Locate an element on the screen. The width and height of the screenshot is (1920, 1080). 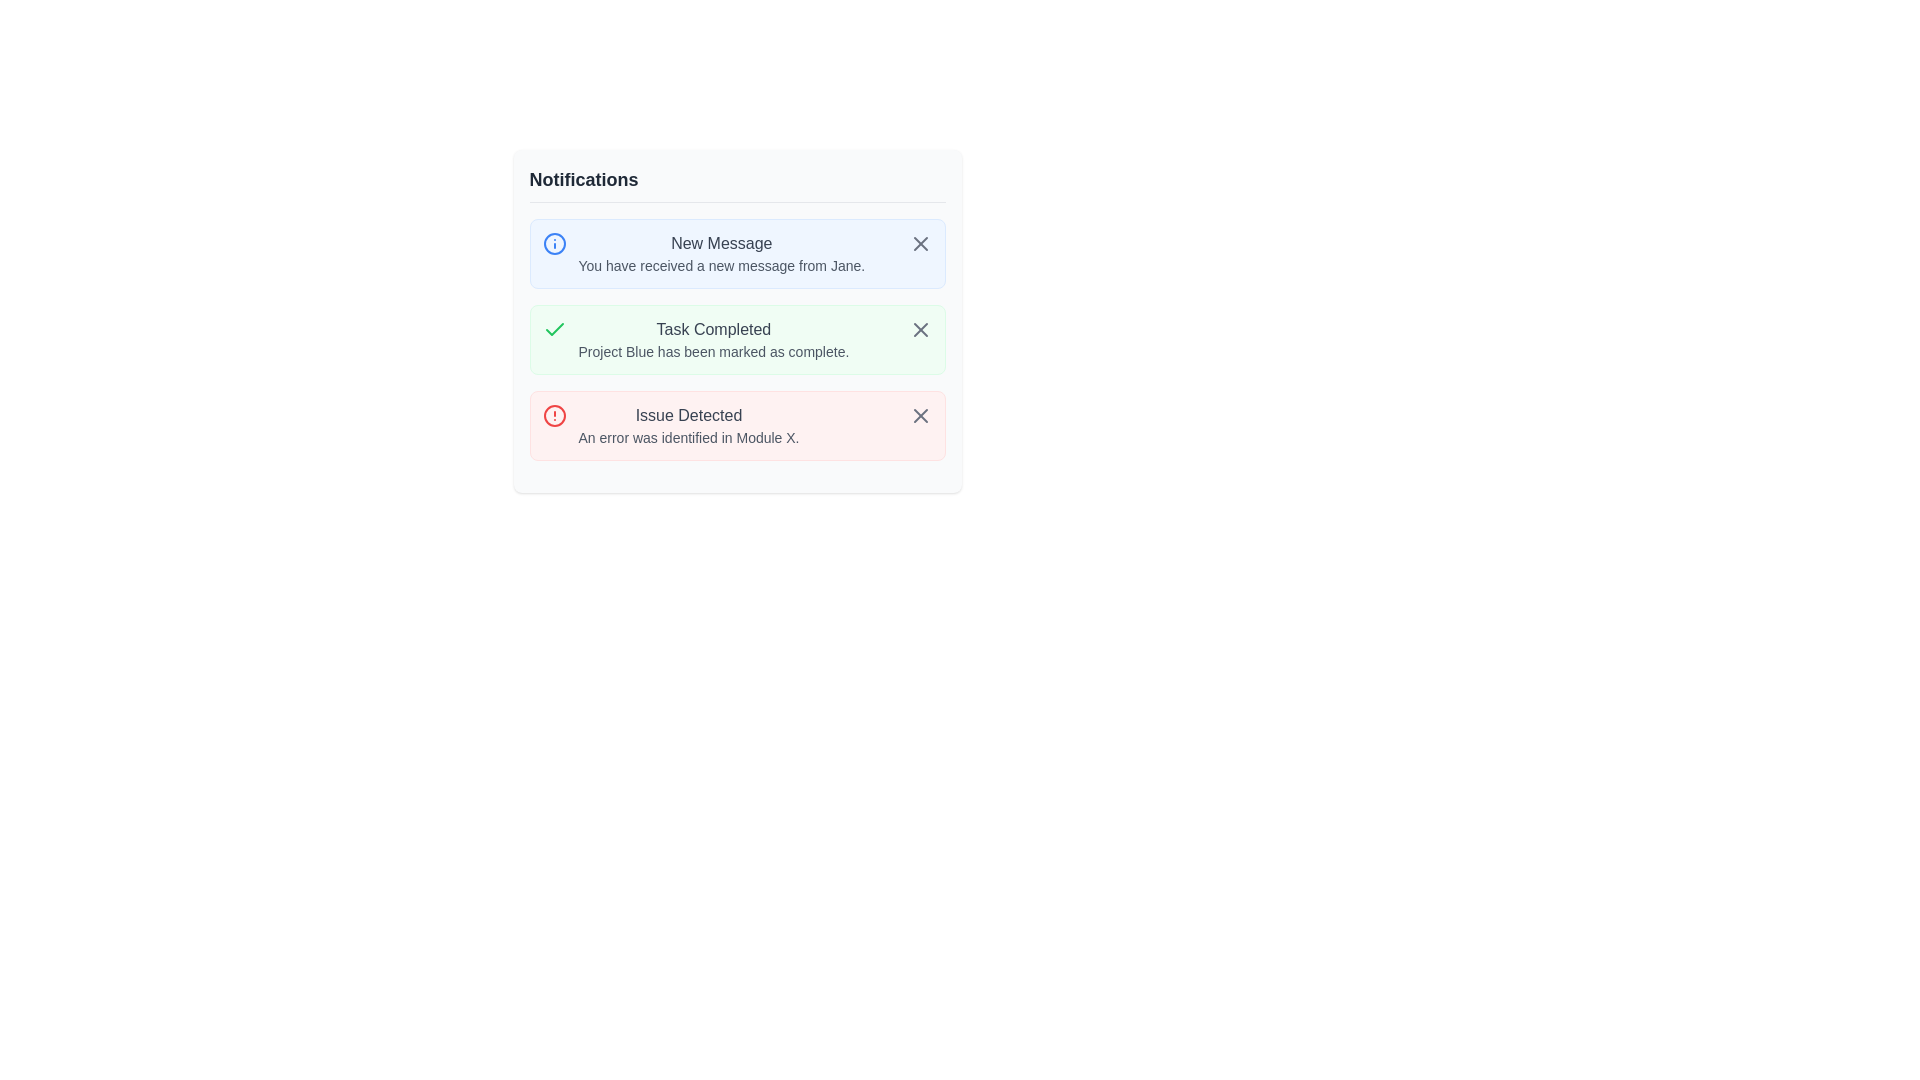
the title text label located in the middle notification card under the 'Notifications' heading is located at coordinates (713, 329).